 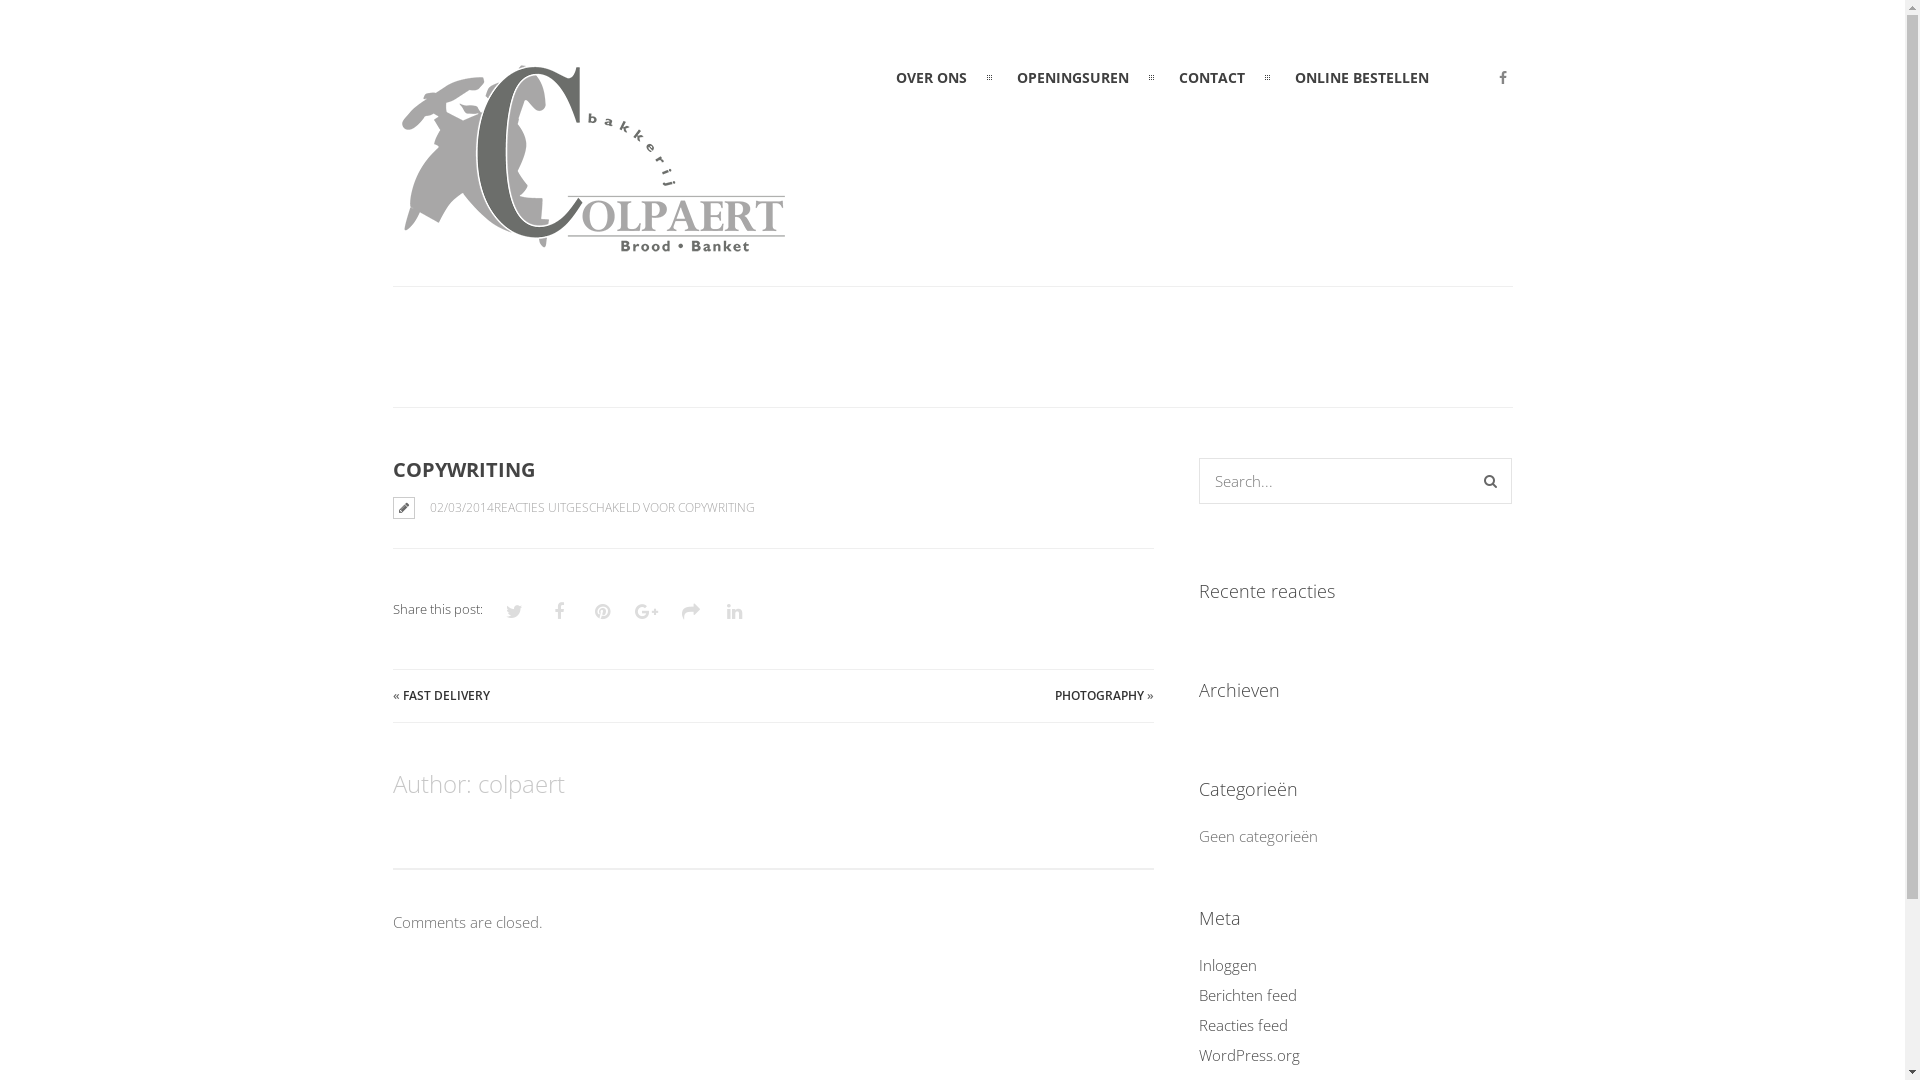 I want to click on 'OPENINGSUREN', so click(x=1072, y=76).